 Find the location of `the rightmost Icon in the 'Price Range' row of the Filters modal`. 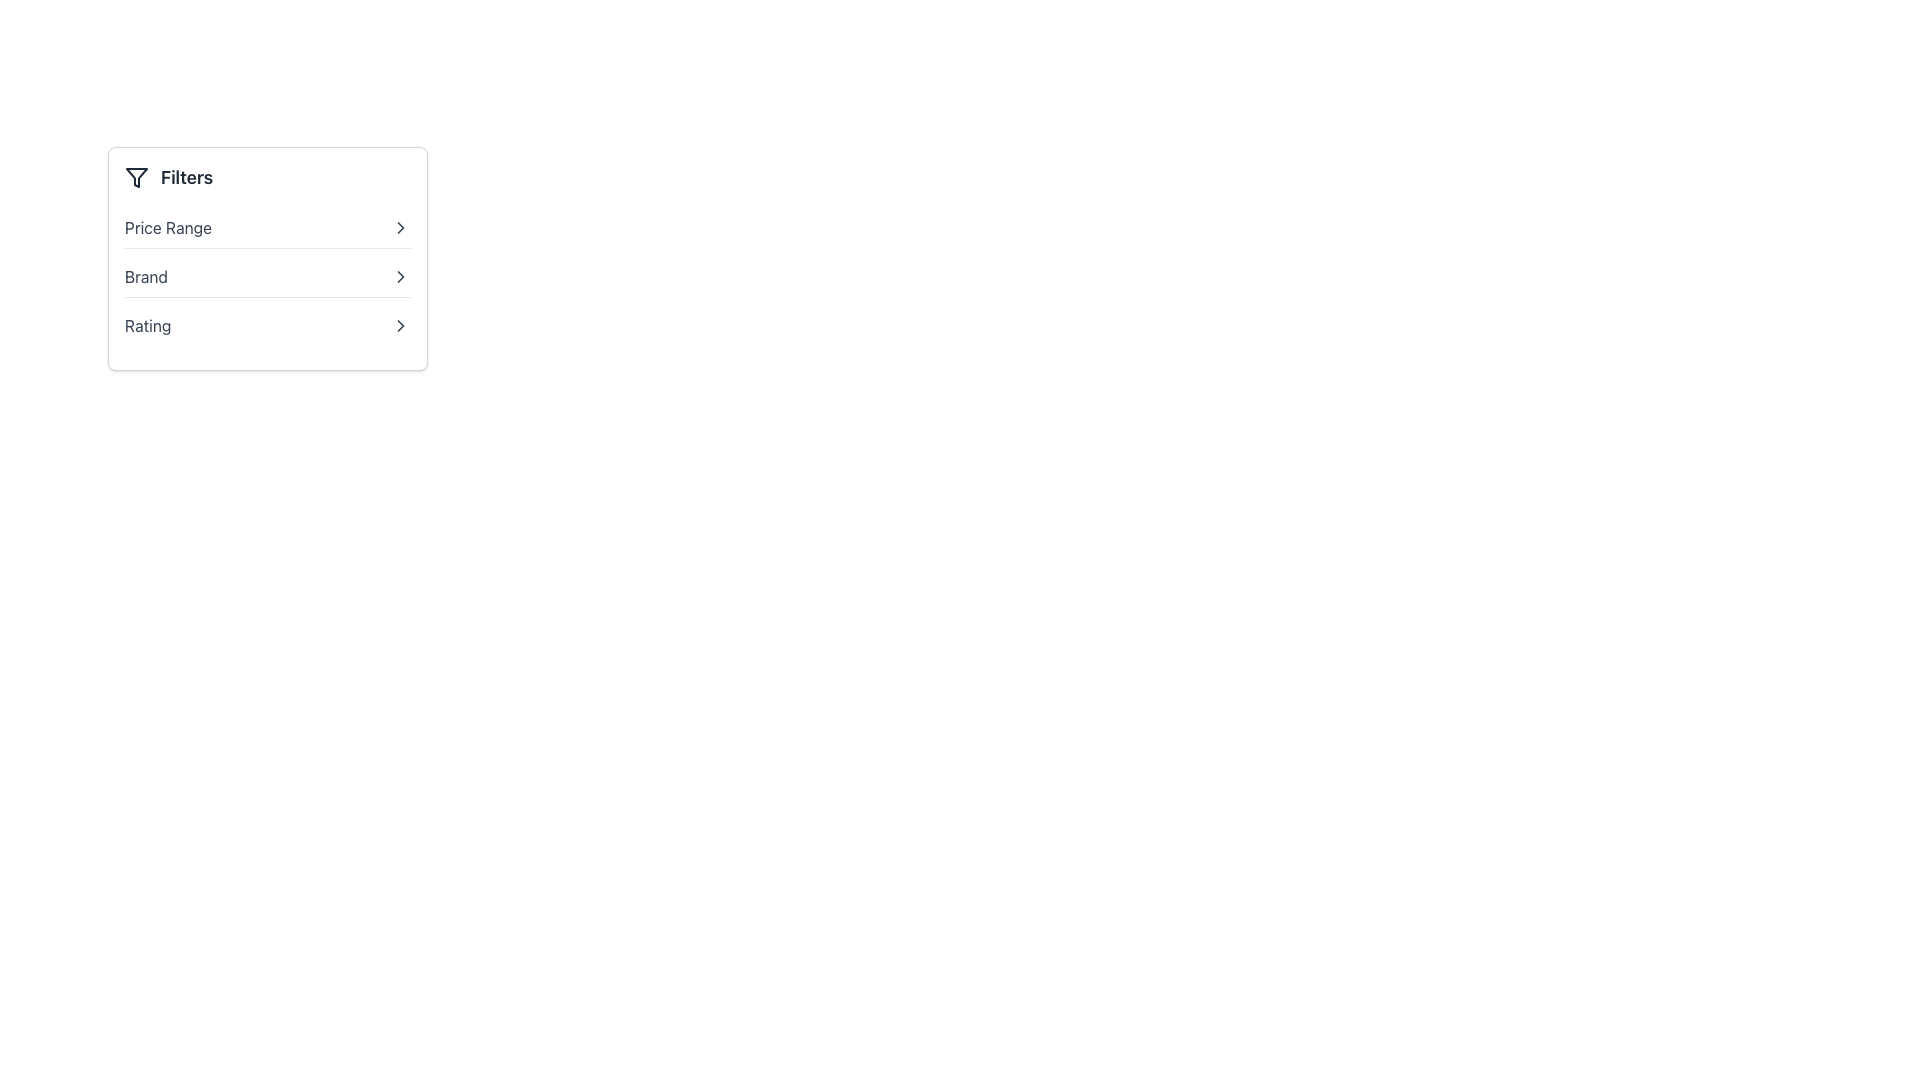

the rightmost Icon in the 'Price Range' row of the Filters modal is located at coordinates (400, 226).